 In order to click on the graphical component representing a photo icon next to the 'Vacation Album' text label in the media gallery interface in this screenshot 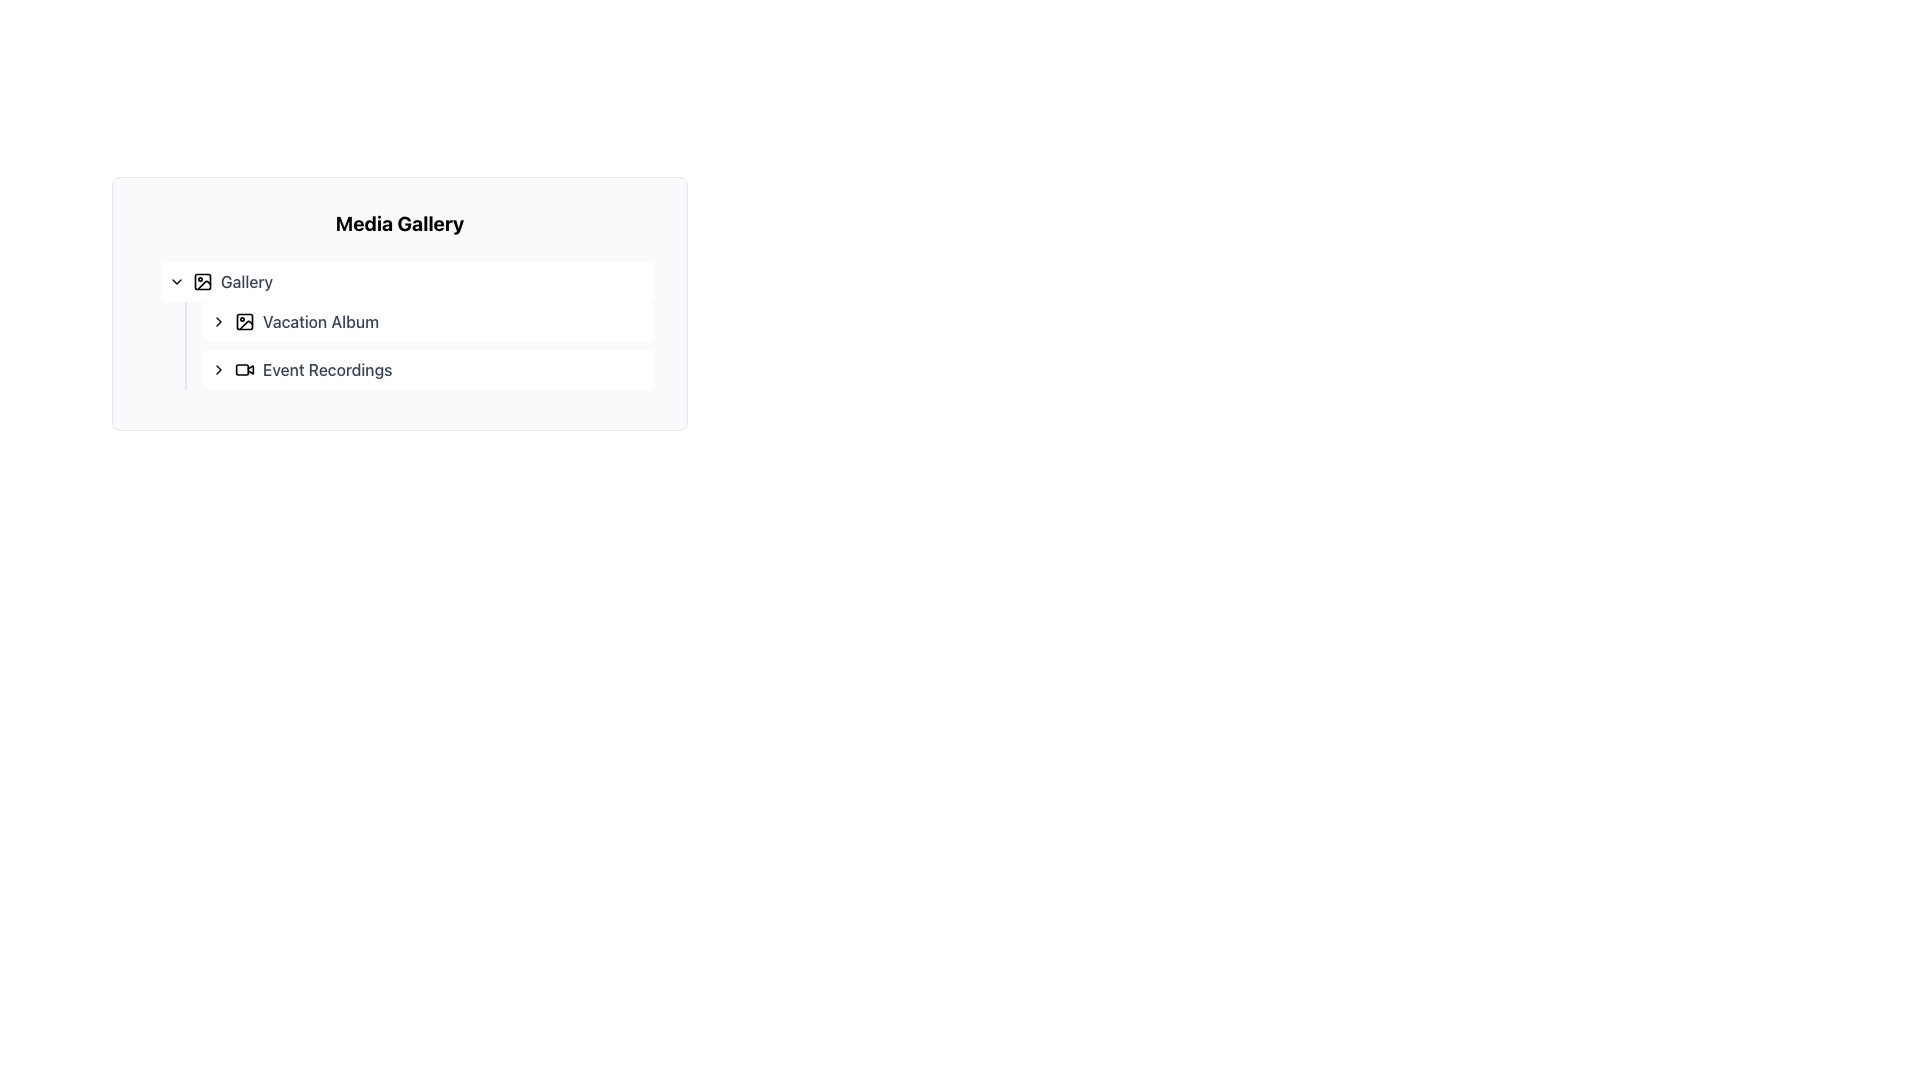, I will do `click(202, 281)`.